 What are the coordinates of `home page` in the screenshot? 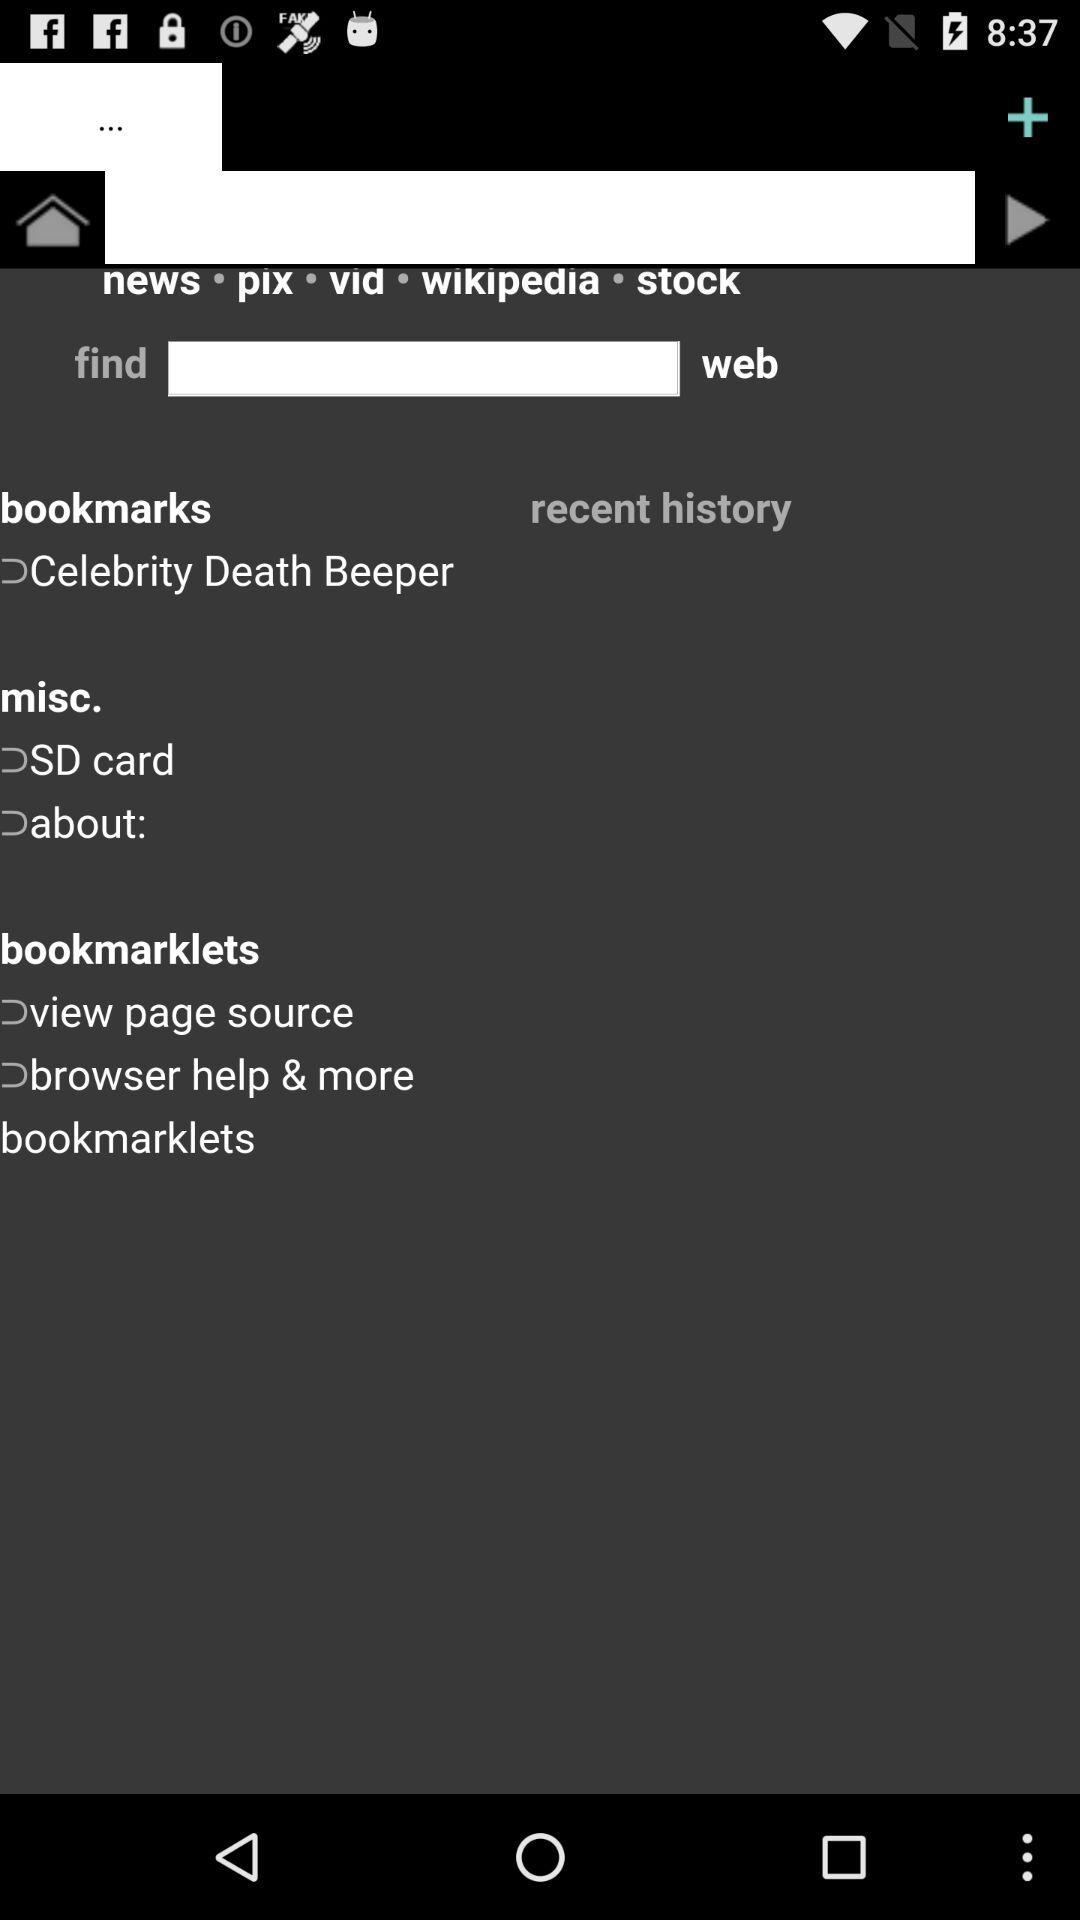 It's located at (540, 217).